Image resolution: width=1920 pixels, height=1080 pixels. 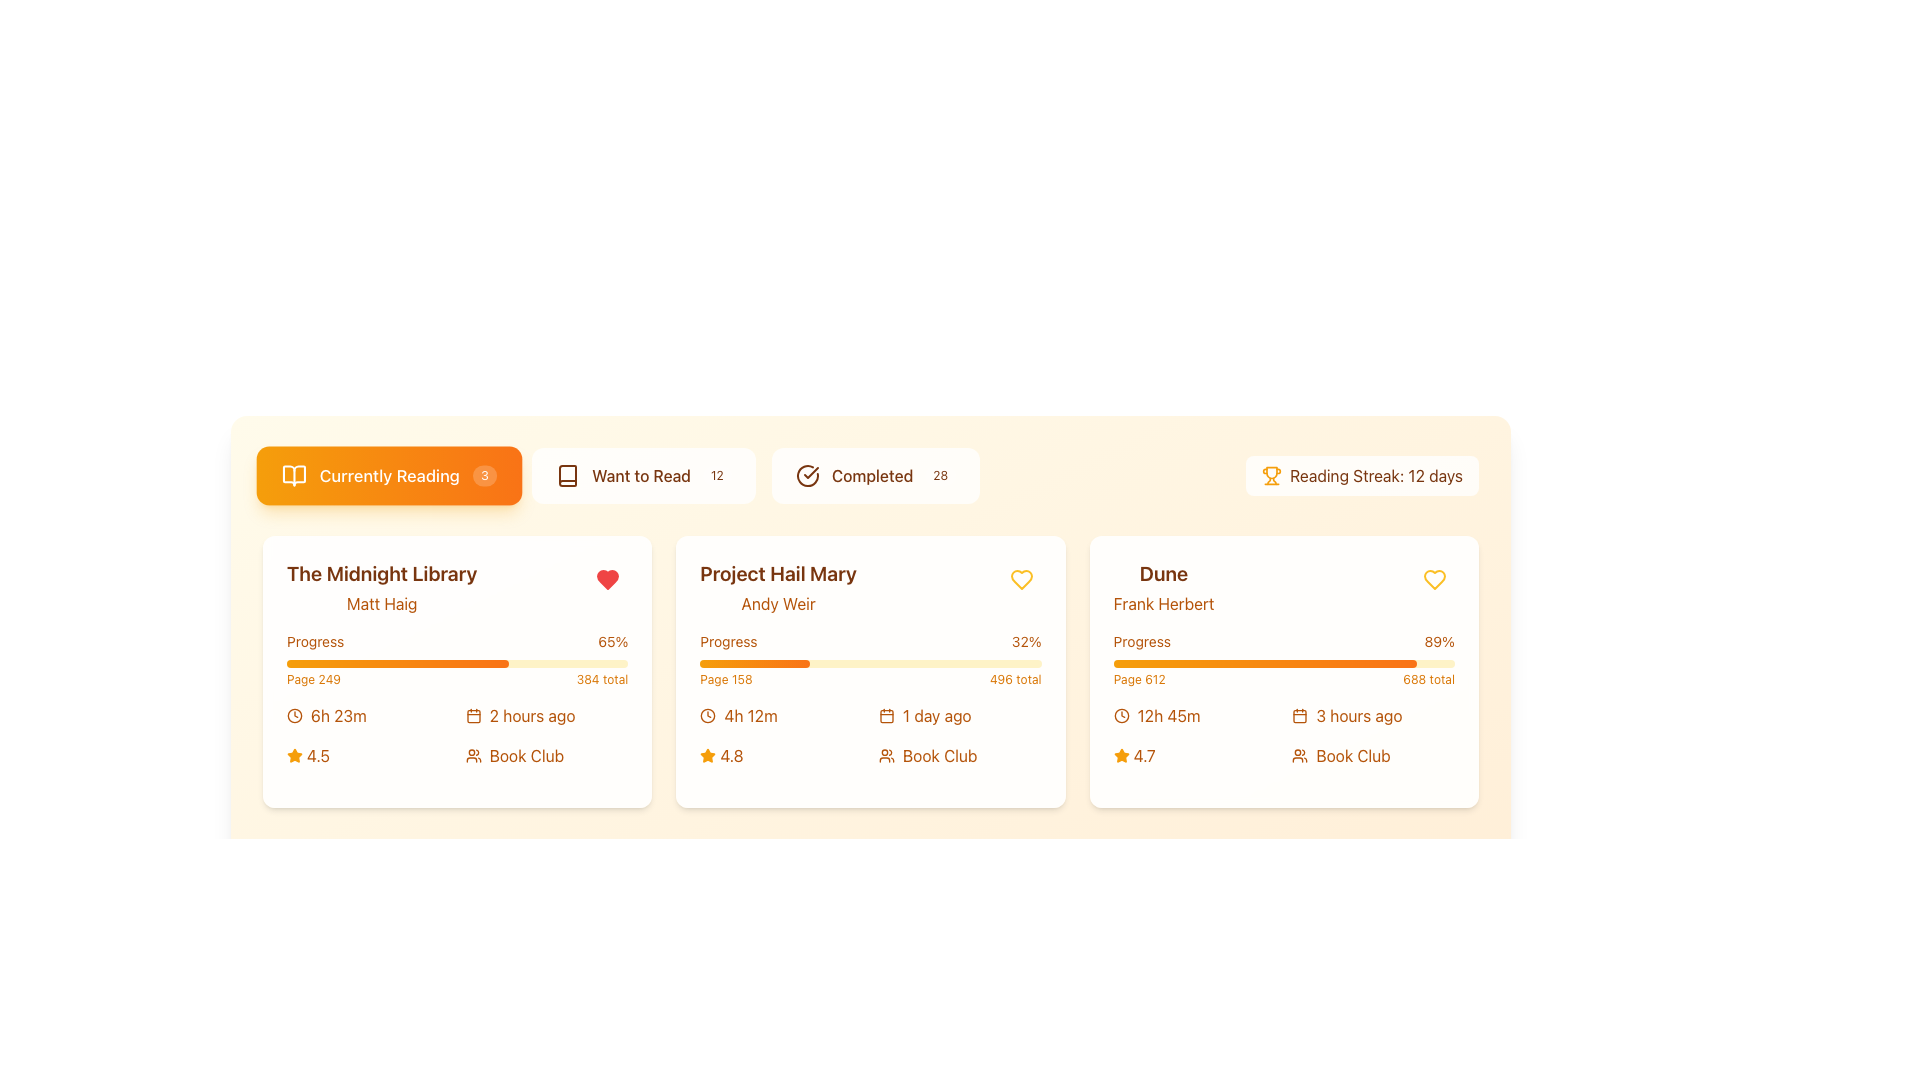 What do you see at coordinates (1144, 756) in the screenshot?
I see `the Rating text displaying '4.7' in amber-colored text, located below the 'Dune' book card and aligned to the right of the star icon` at bounding box center [1144, 756].